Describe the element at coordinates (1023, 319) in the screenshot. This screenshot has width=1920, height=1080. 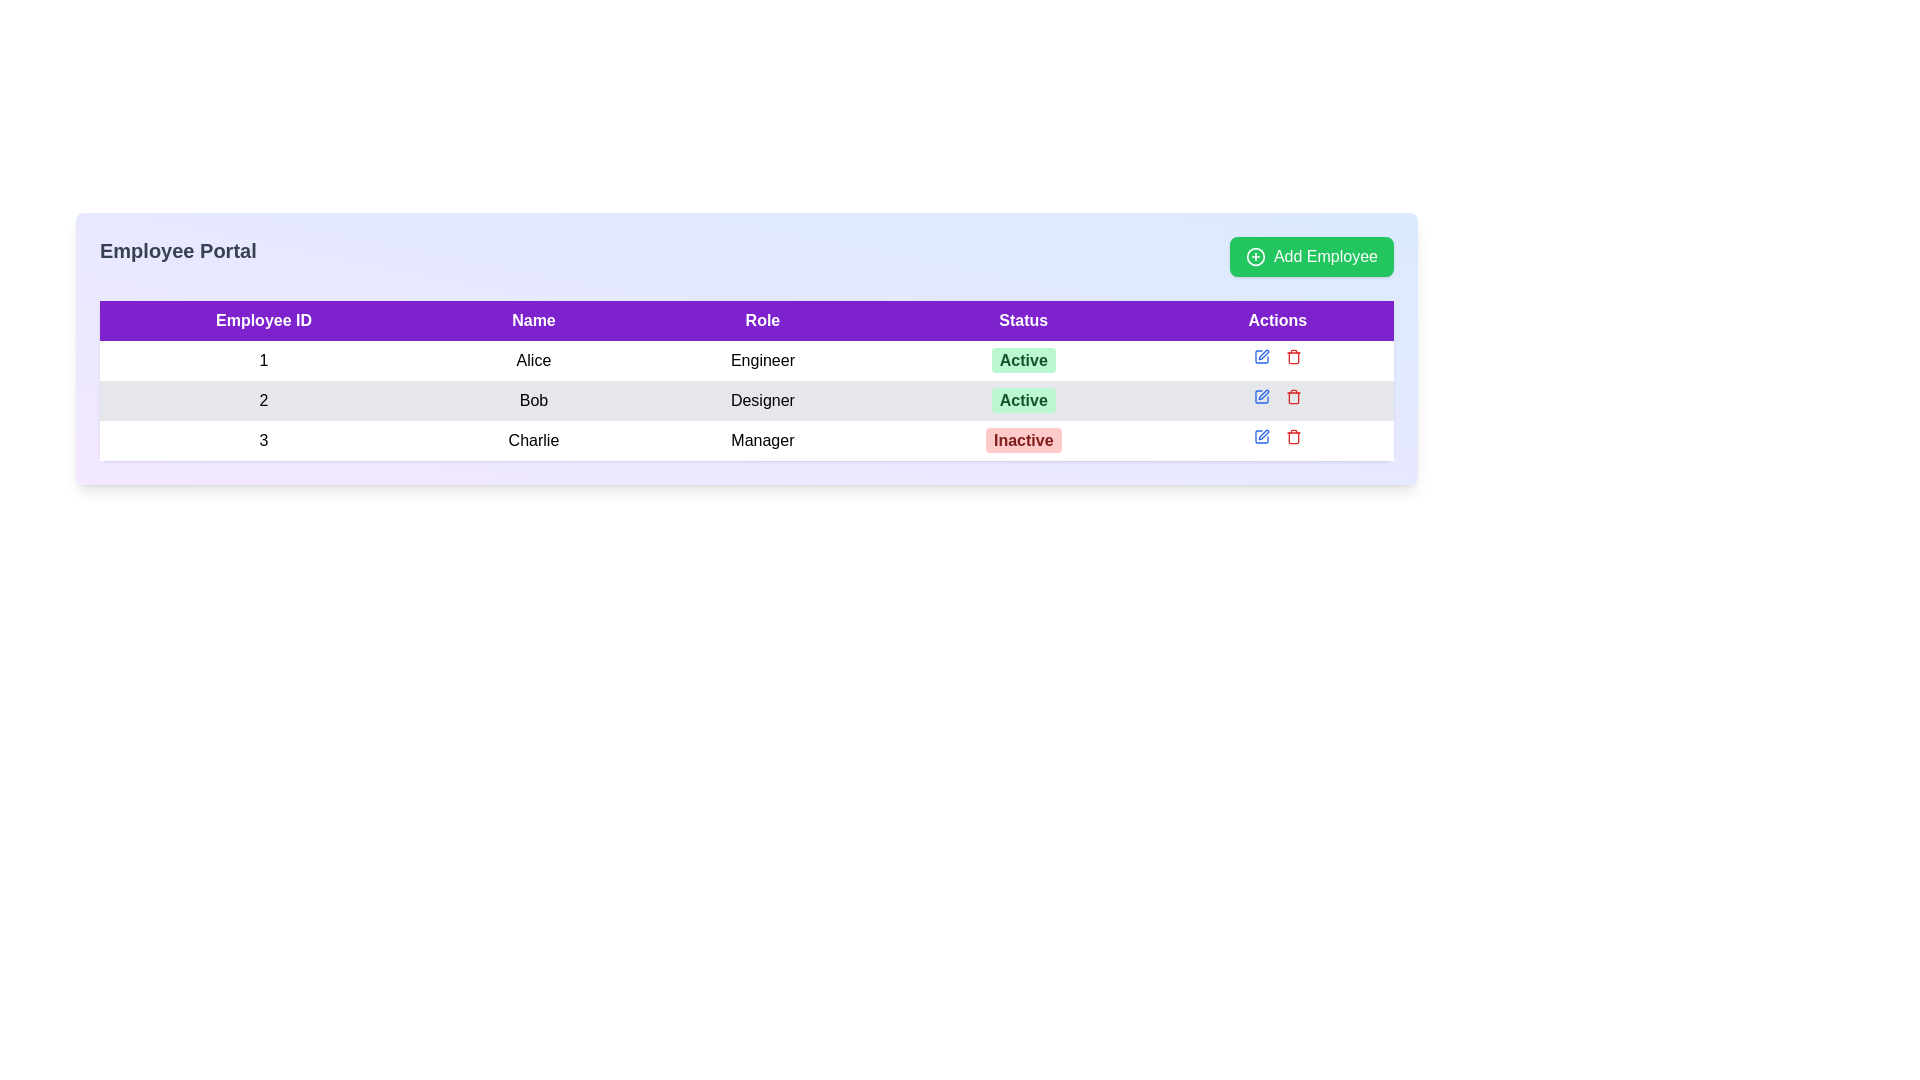
I see `the 'Status' text label in the table header, which is displayed on a bright purple background with white bold sans-serif text` at that location.